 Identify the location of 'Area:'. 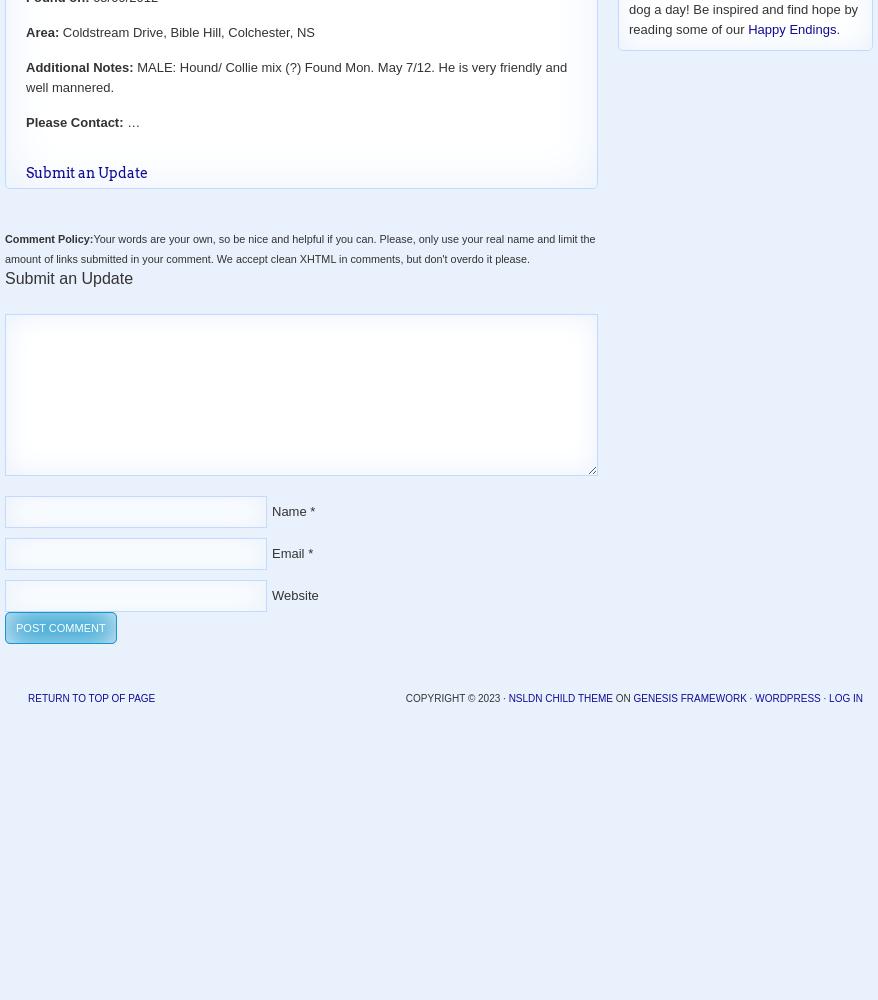
(41, 31).